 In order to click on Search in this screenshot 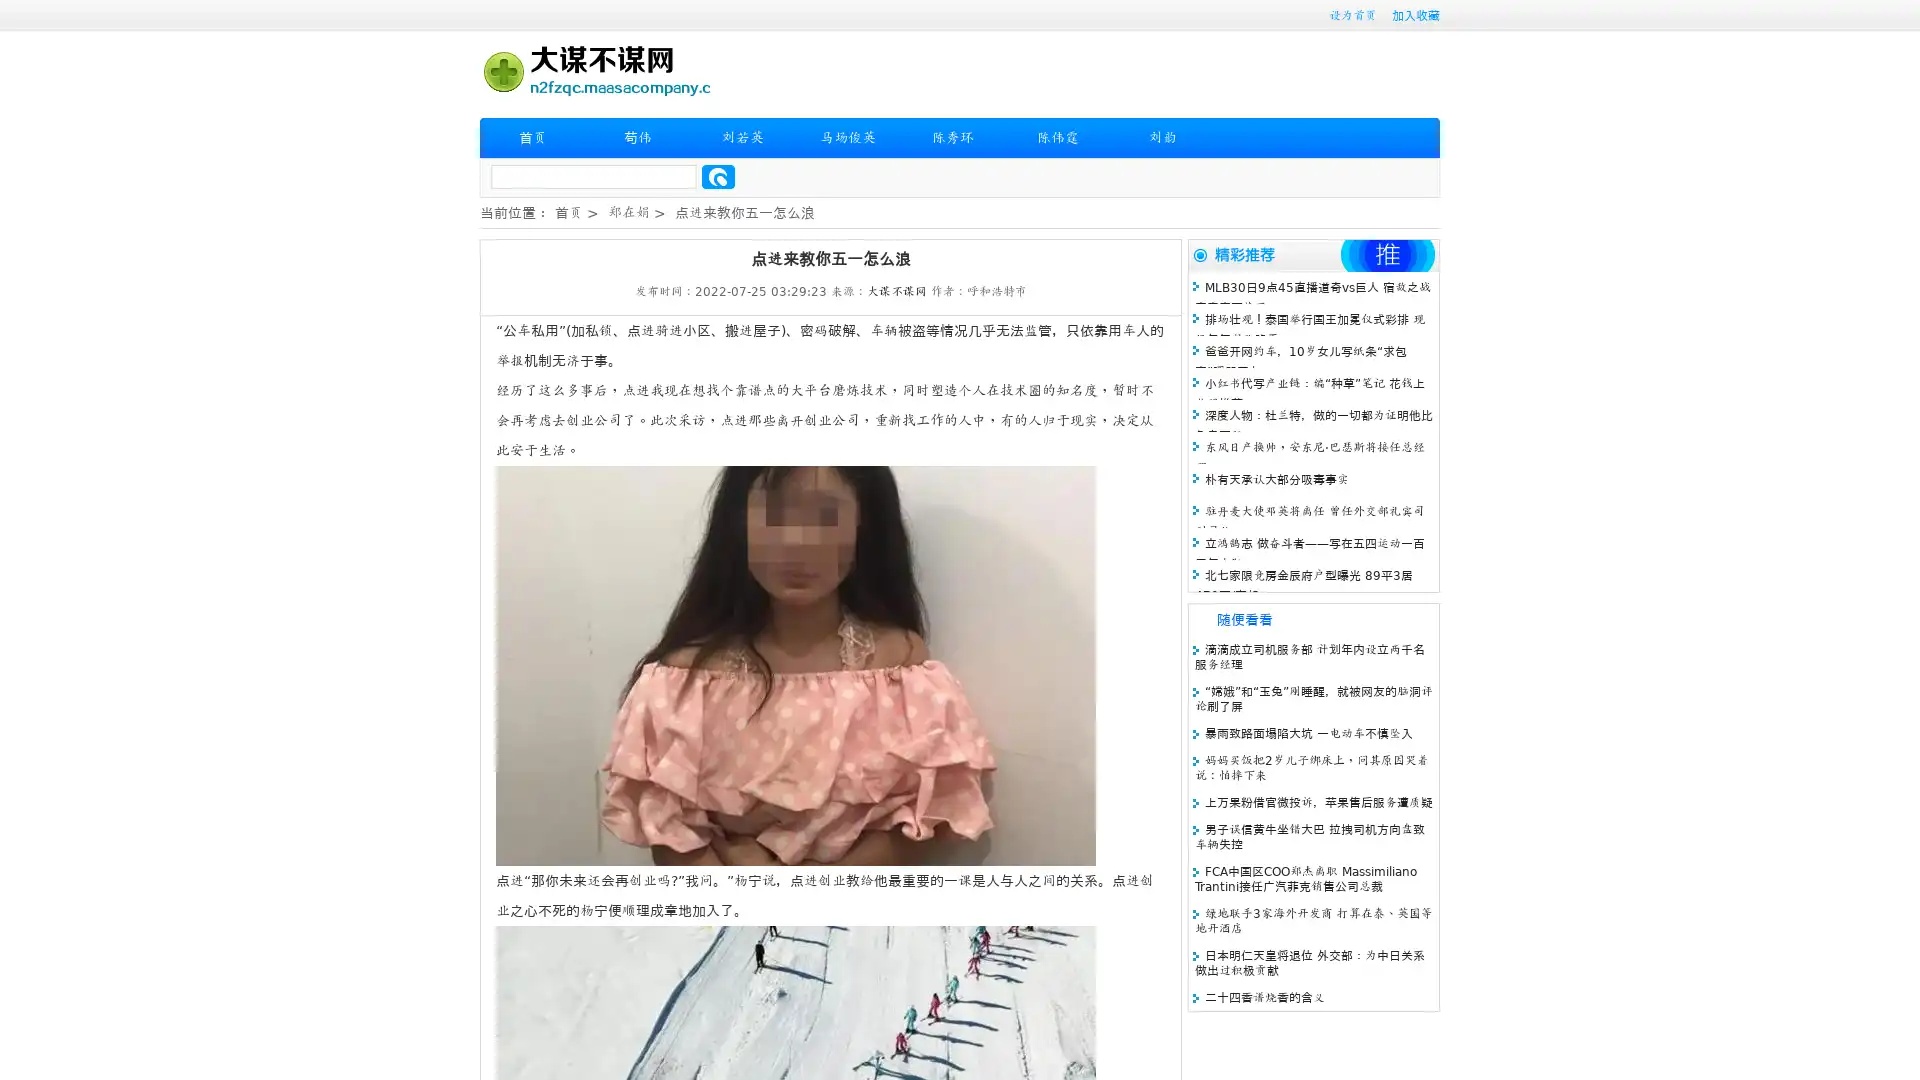, I will do `click(718, 176)`.